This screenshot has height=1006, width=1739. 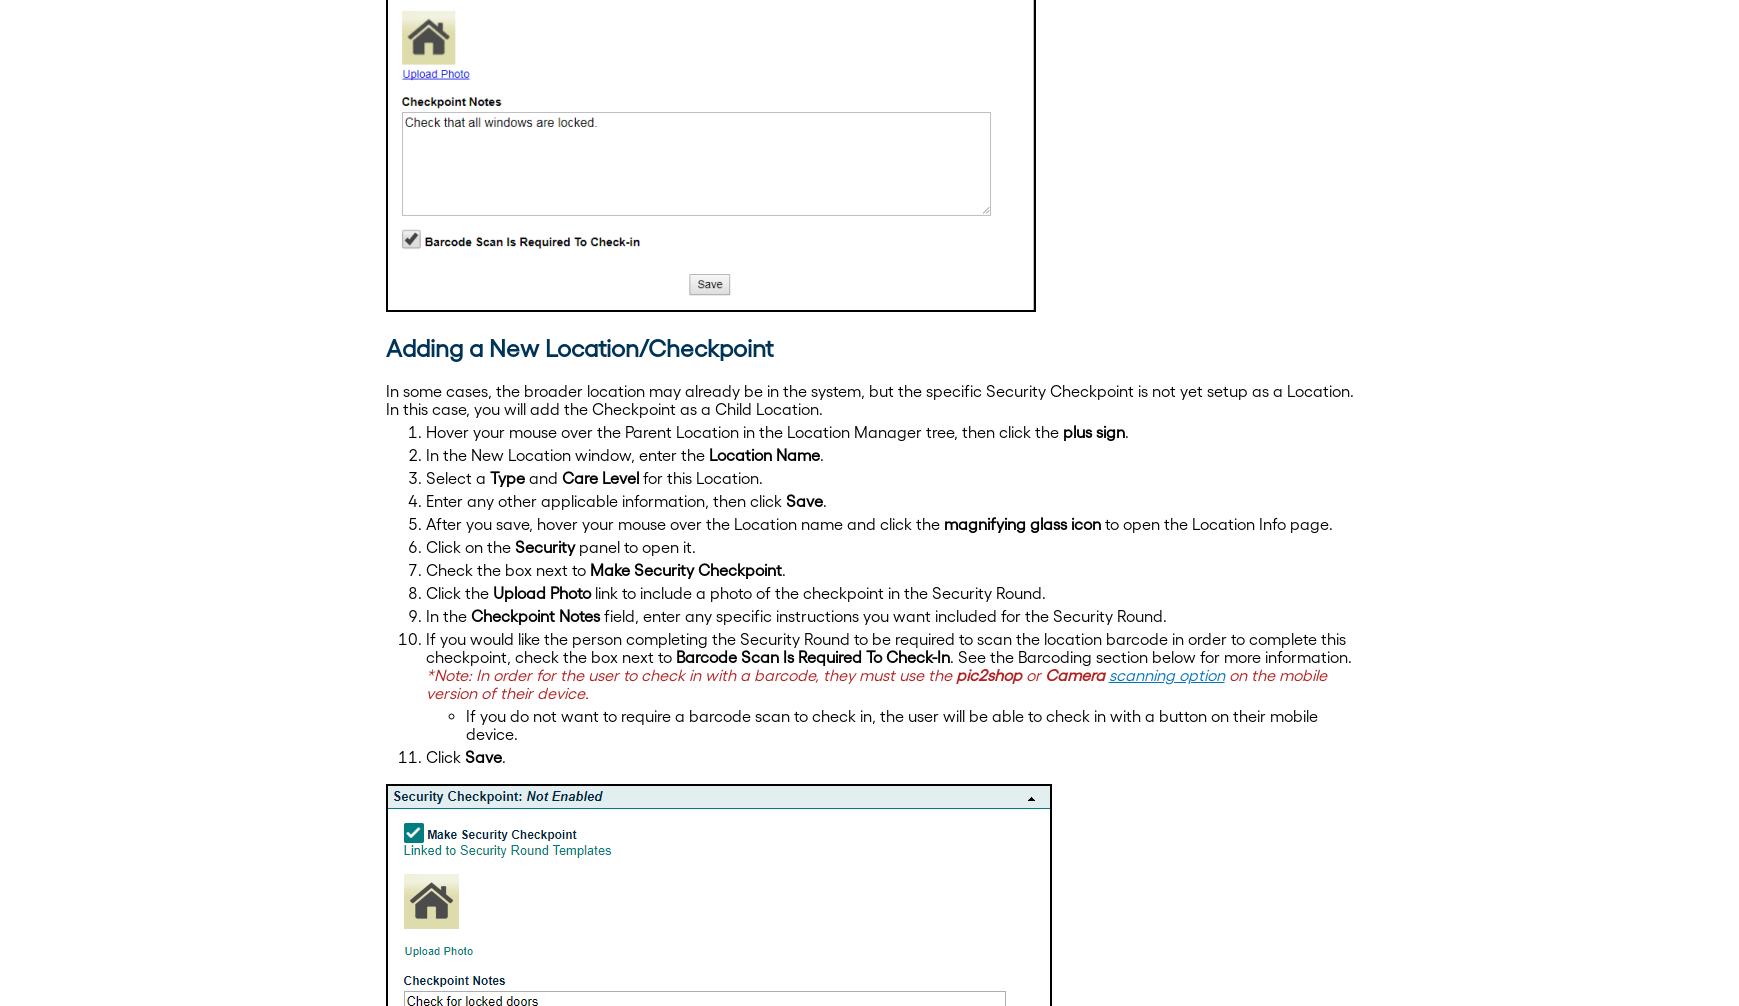 What do you see at coordinates (444, 756) in the screenshot?
I see `'Click'` at bounding box center [444, 756].